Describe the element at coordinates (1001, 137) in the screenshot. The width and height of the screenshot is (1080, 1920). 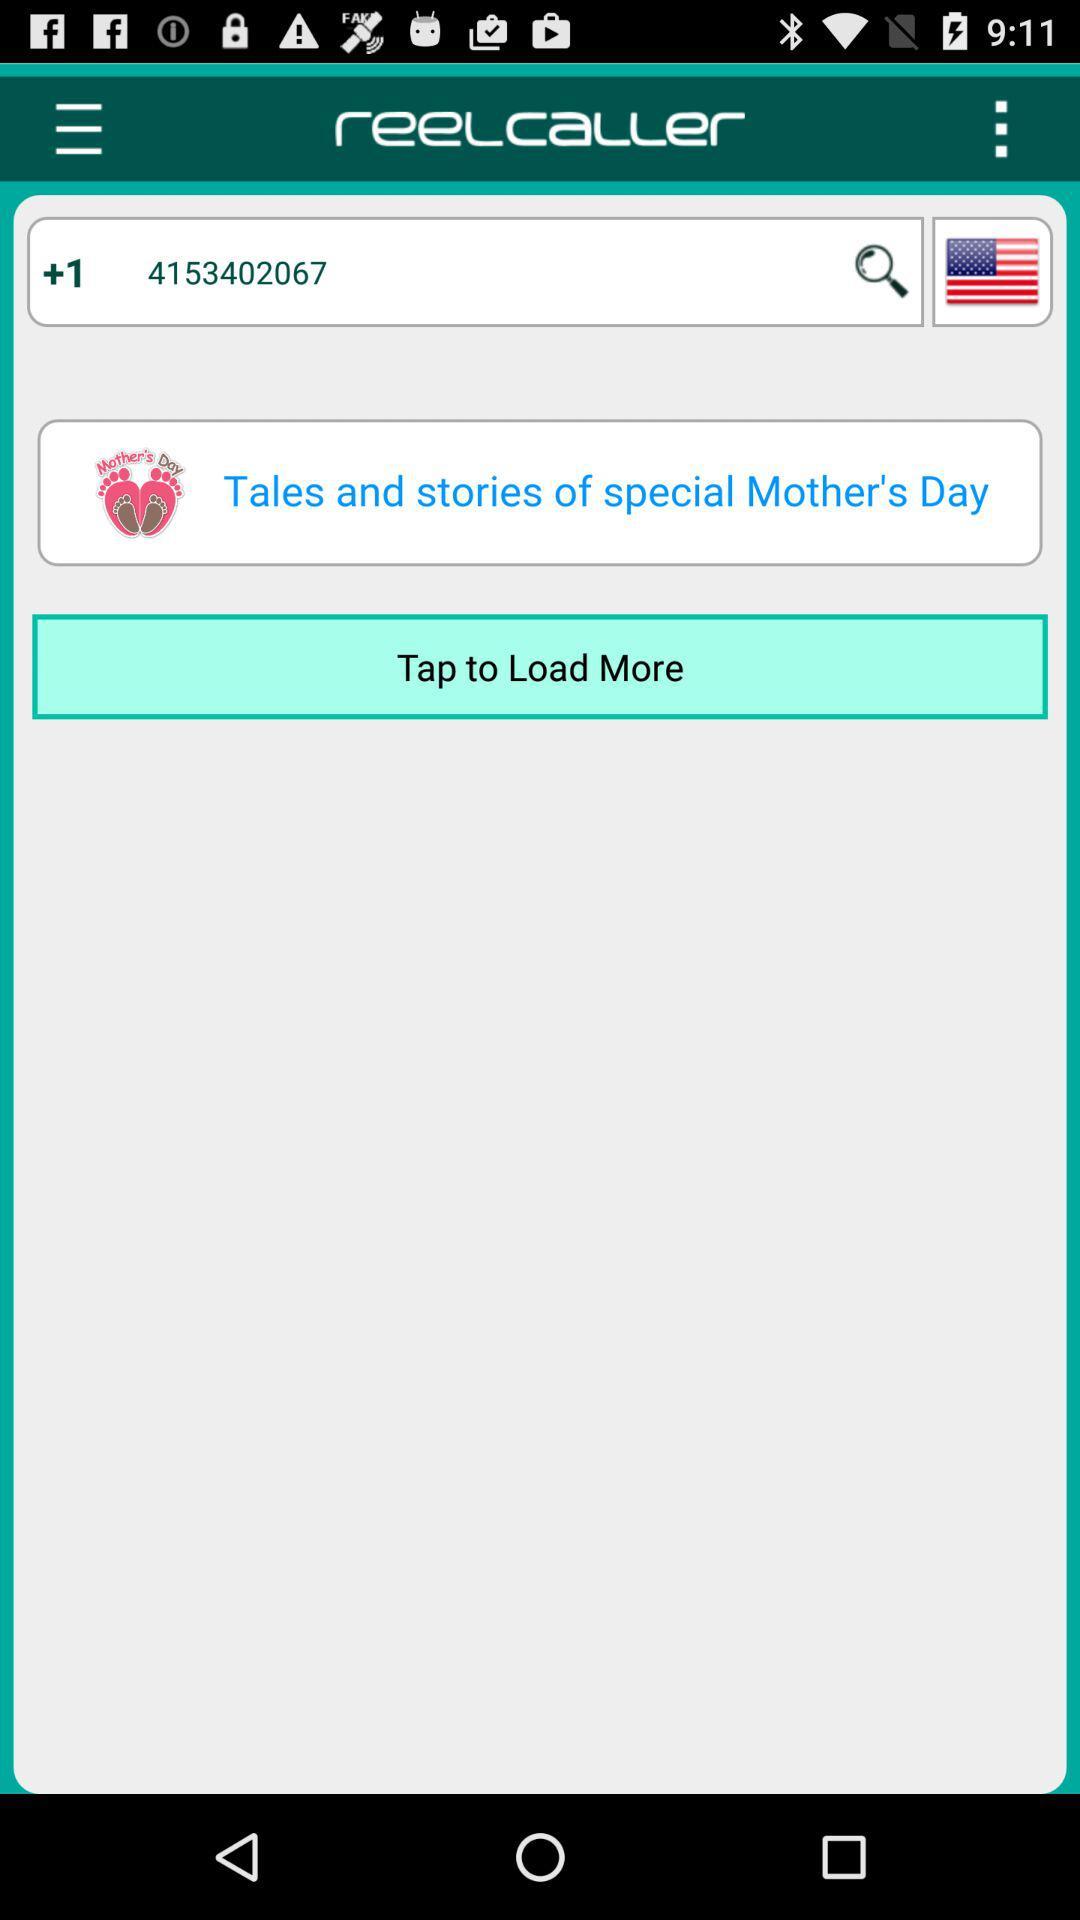
I see `the more icon` at that location.